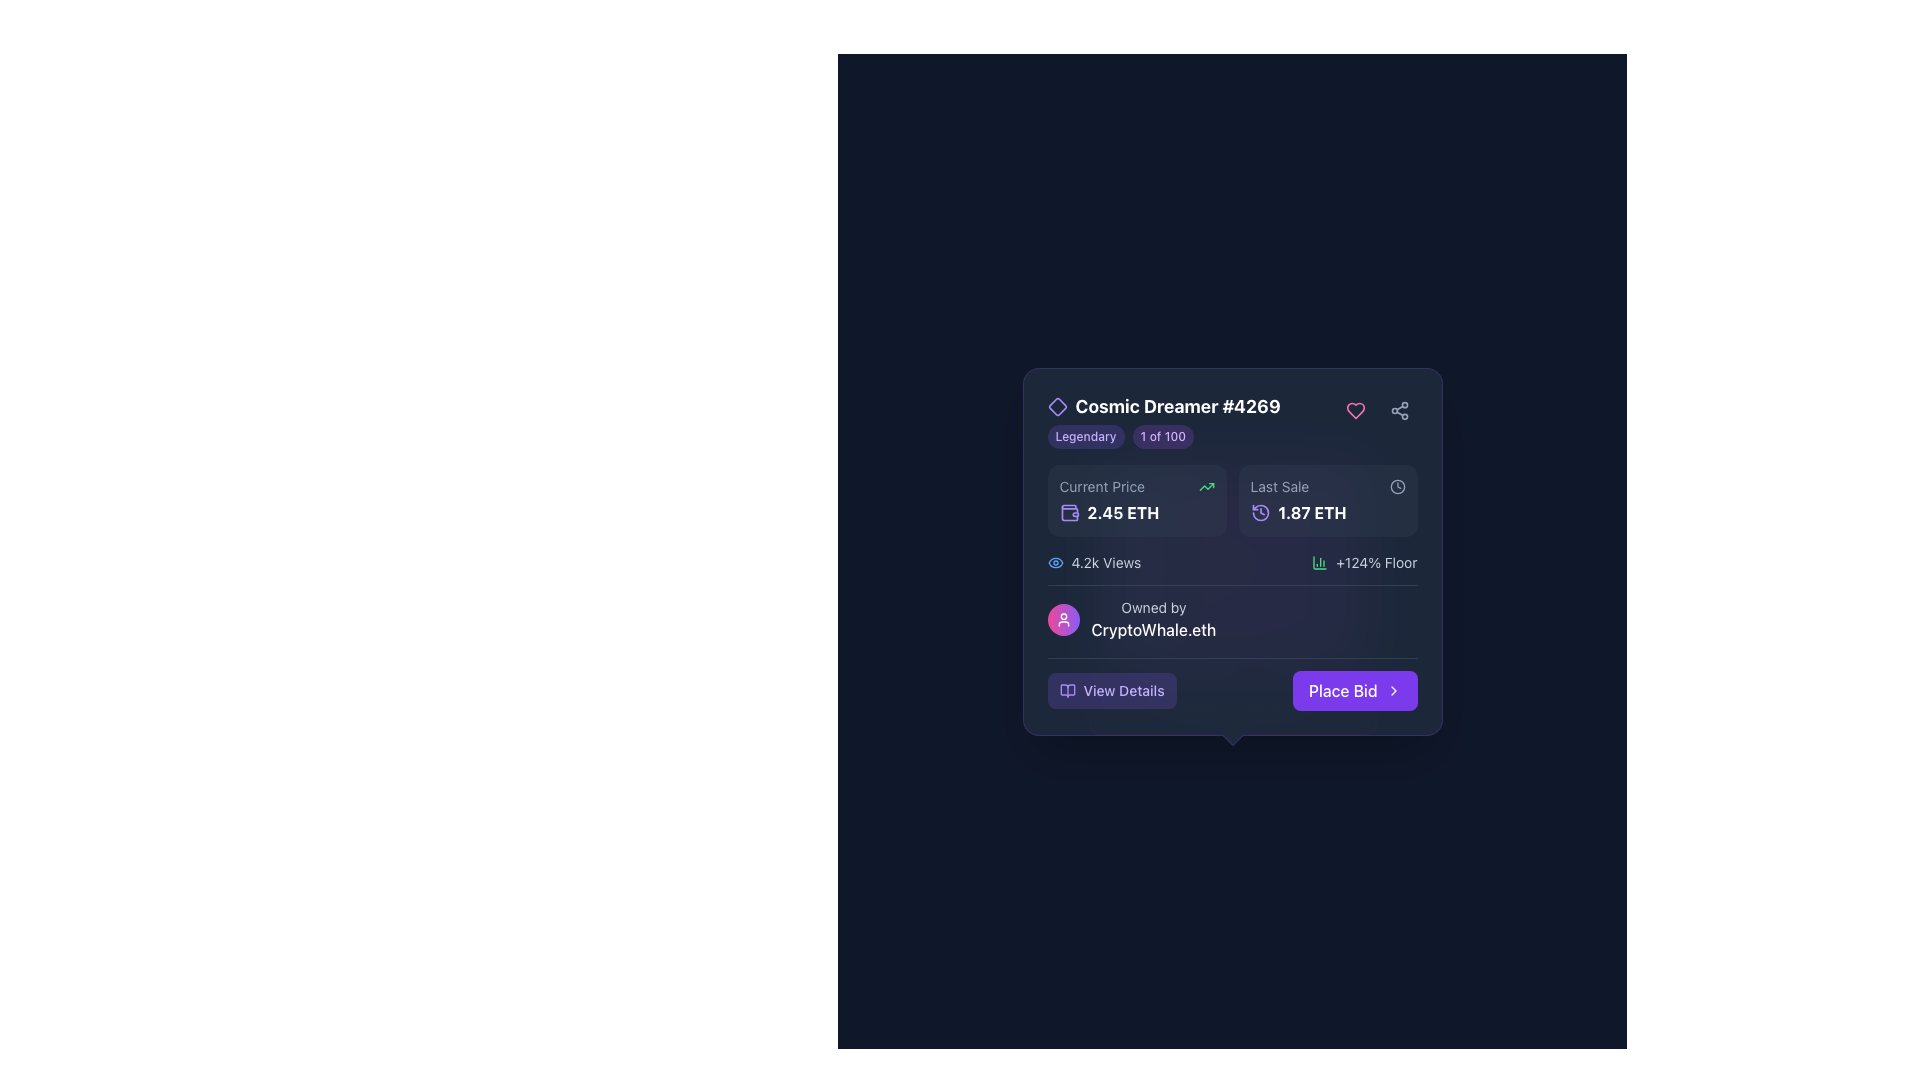 This screenshot has width=1920, height=1080. What do you see at coordinates (1062, 619) in the screenshot?
I see `the small circular icon with a gradient from pink to violet and a white user silhouette in the center, located to the left of the text 'Owned by CryptoWhale.eth'` at bounding box center [1062, 619].